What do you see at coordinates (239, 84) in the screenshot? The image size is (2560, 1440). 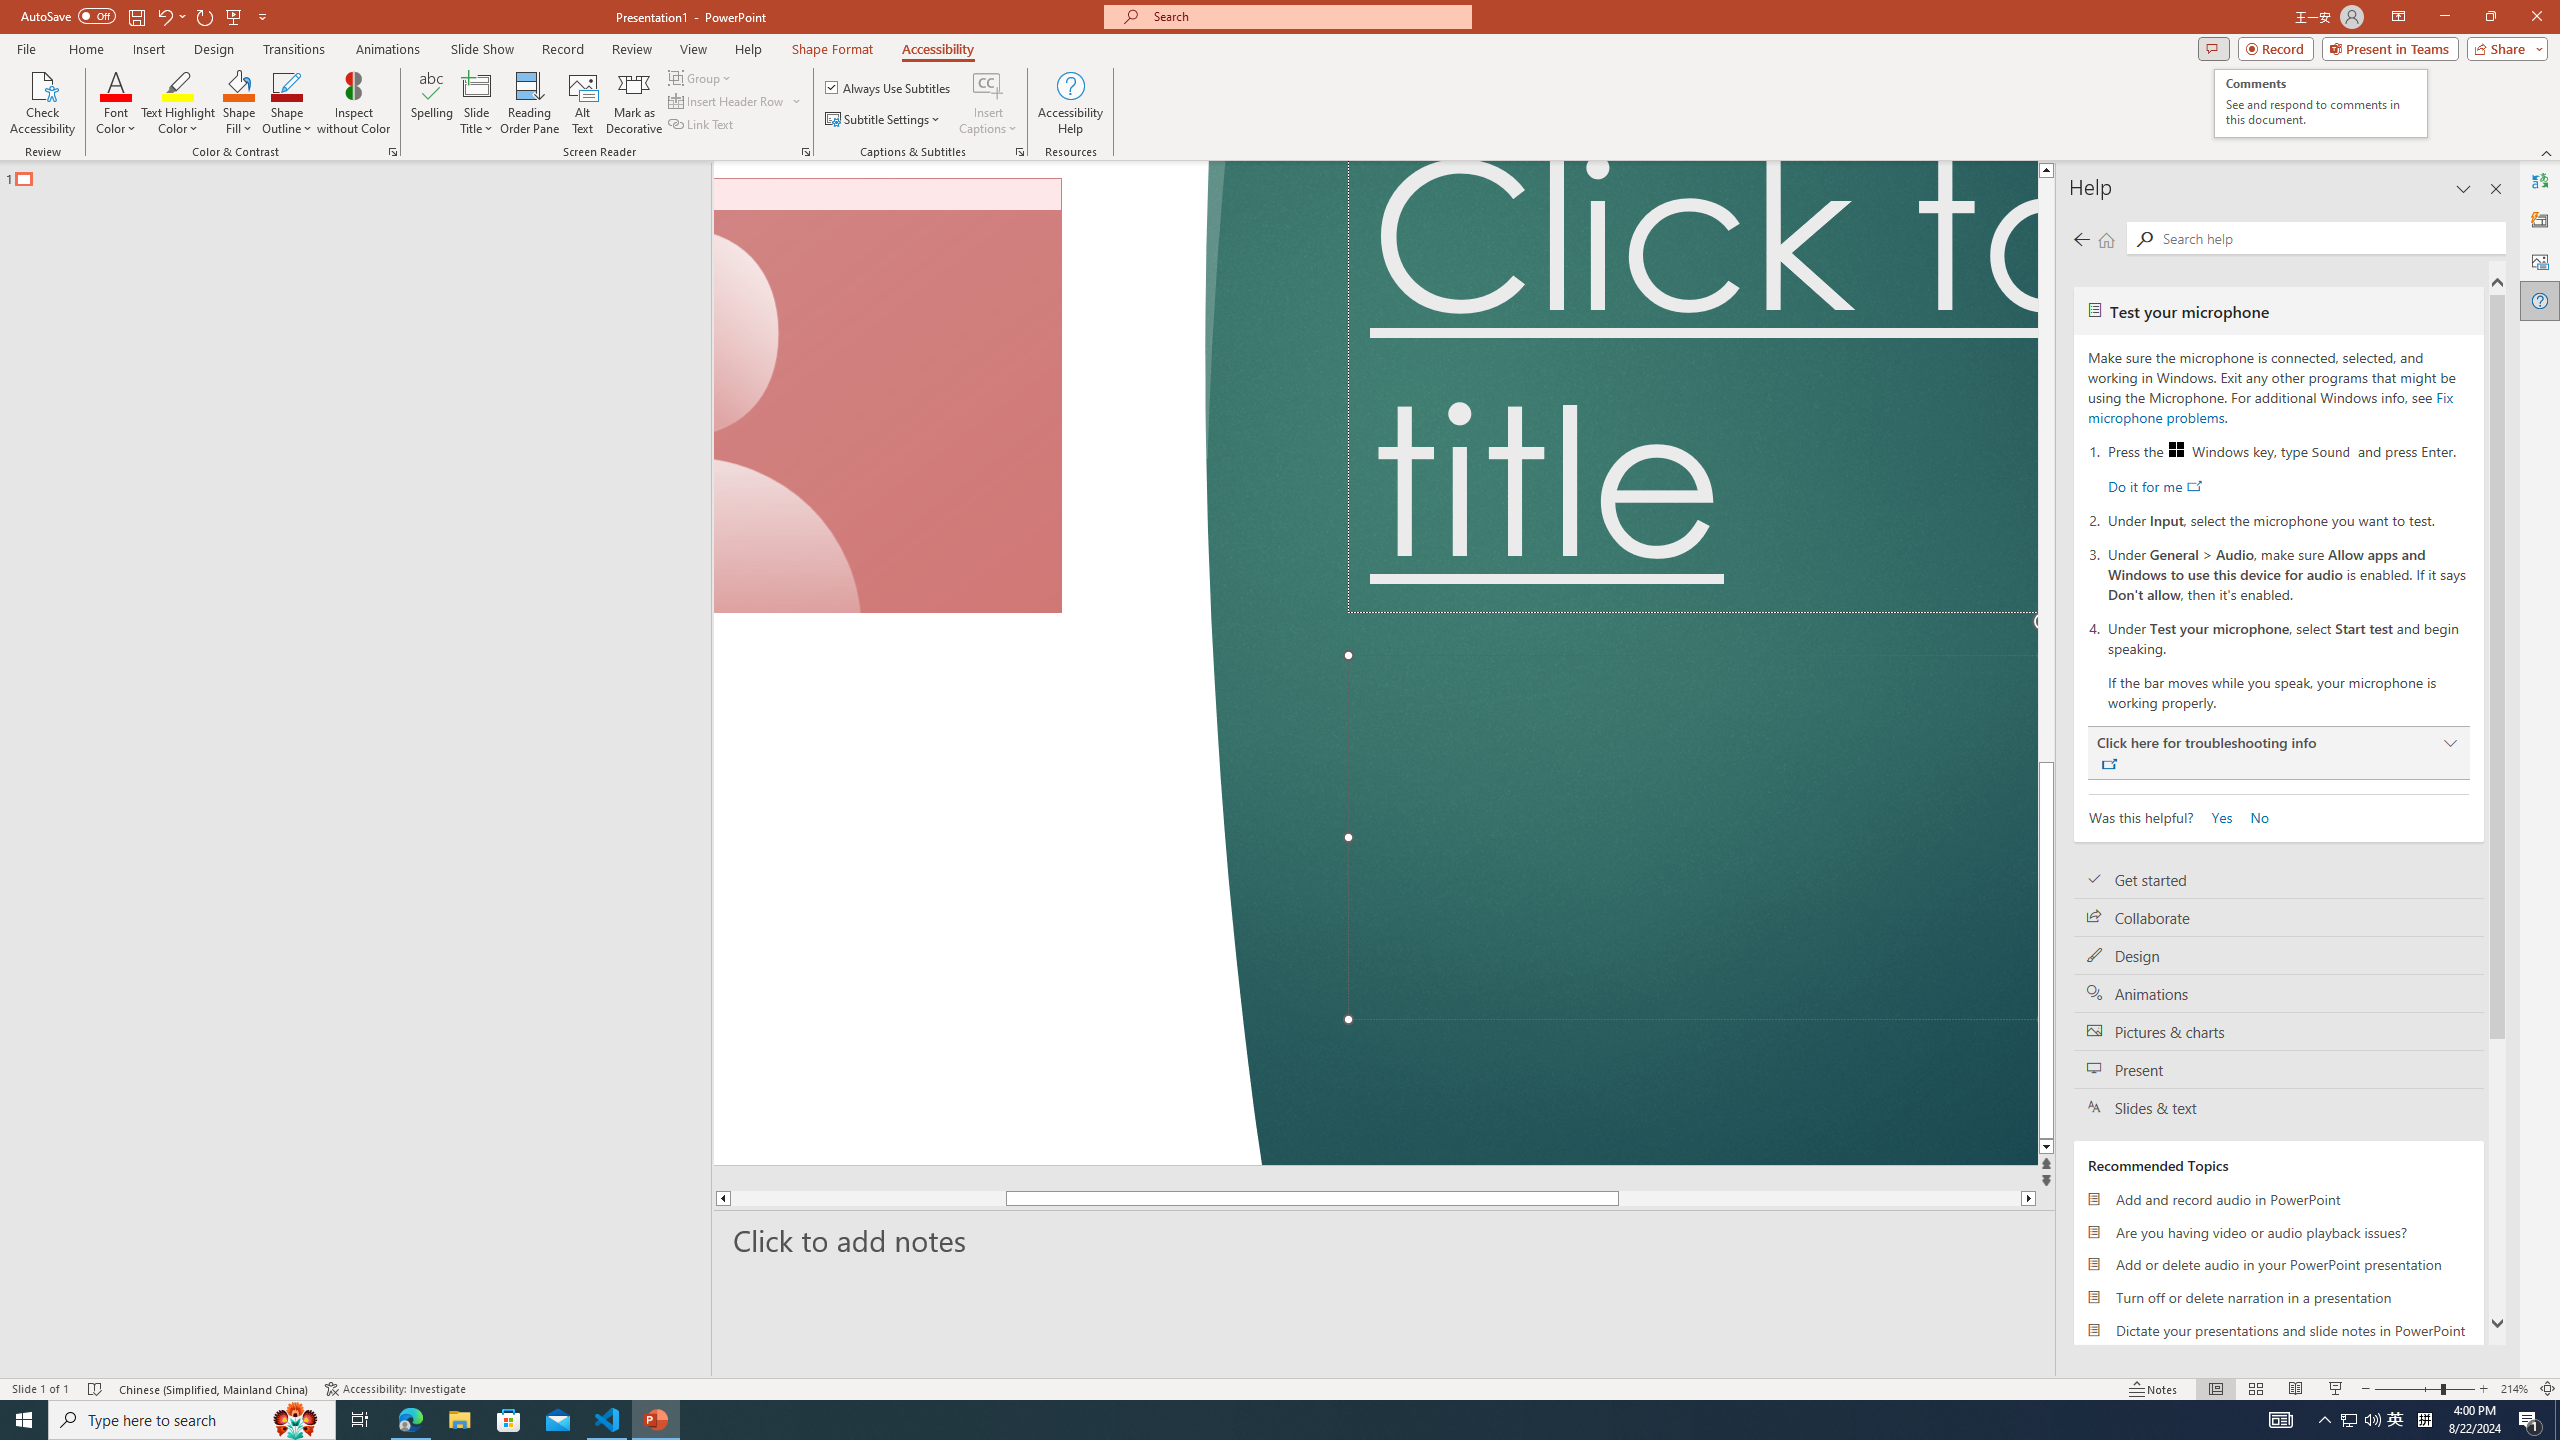 I see `'Shape Fill Orange, Accent 2'` at bounding box center [239, 84].